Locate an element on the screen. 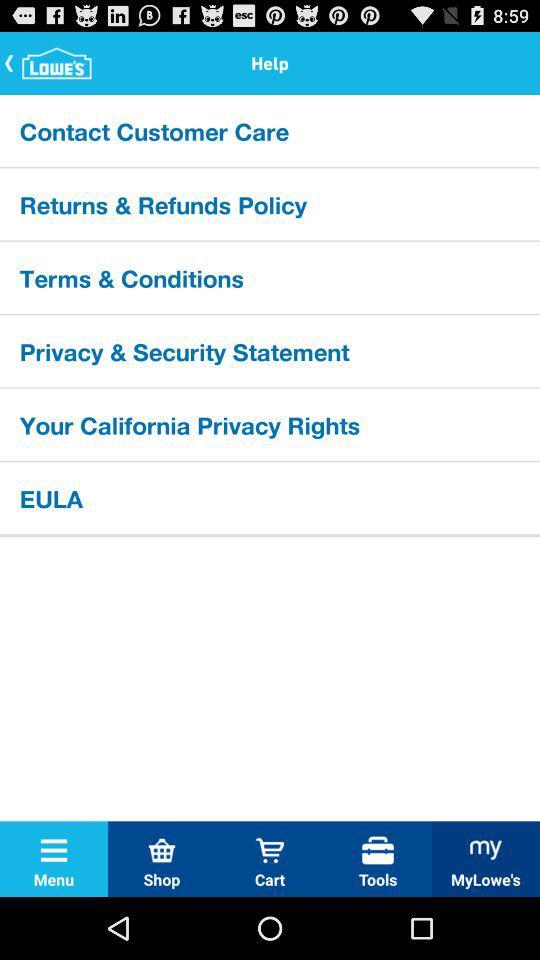 The height and width of the screenshot is (960, 540). eula icon is located at coordinates (270, 496).